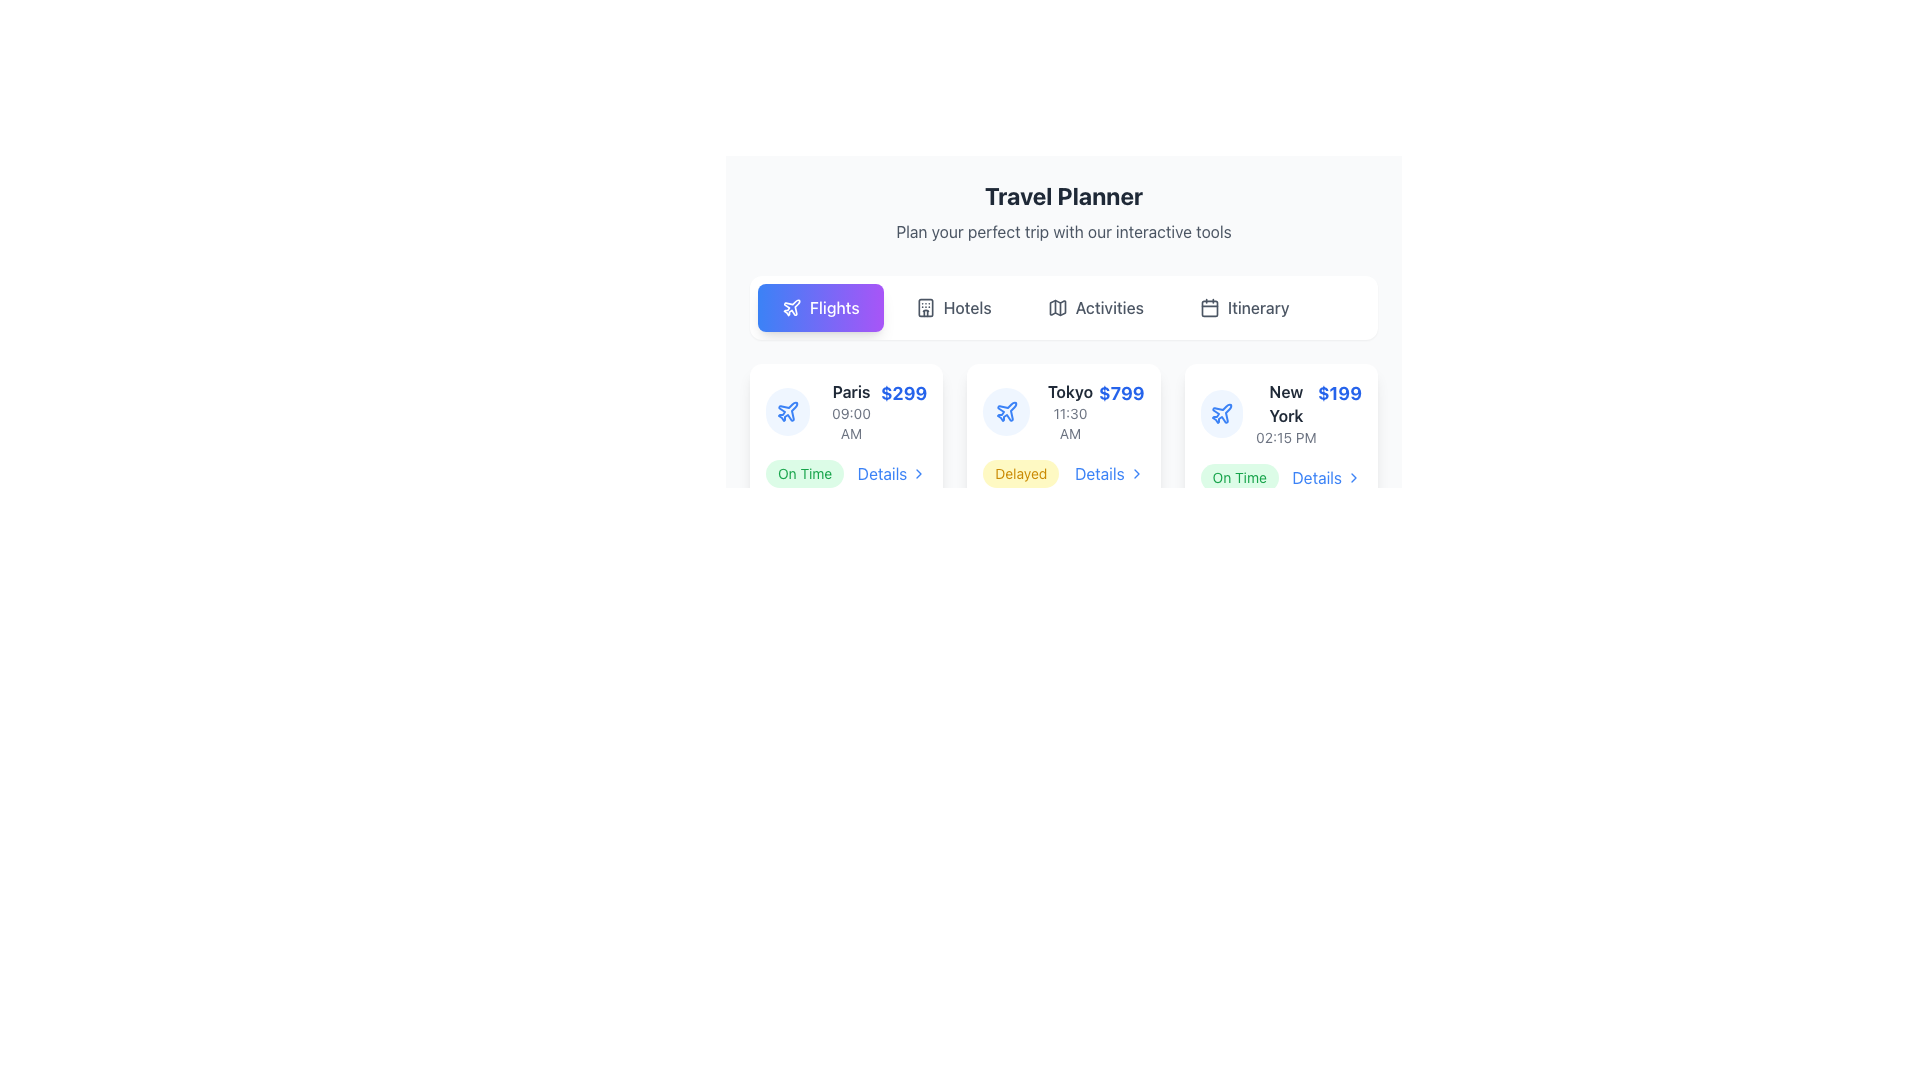 The width and height of the screenshot is (1920, 1080). What do you see at coordinates (1006, 411) in the screenshot?
I see `the airplane icon representing flights to Tokyo, located in the upper-left portion of the flight card, to interact with flight-related elements` at bounding box center [1006, 411].